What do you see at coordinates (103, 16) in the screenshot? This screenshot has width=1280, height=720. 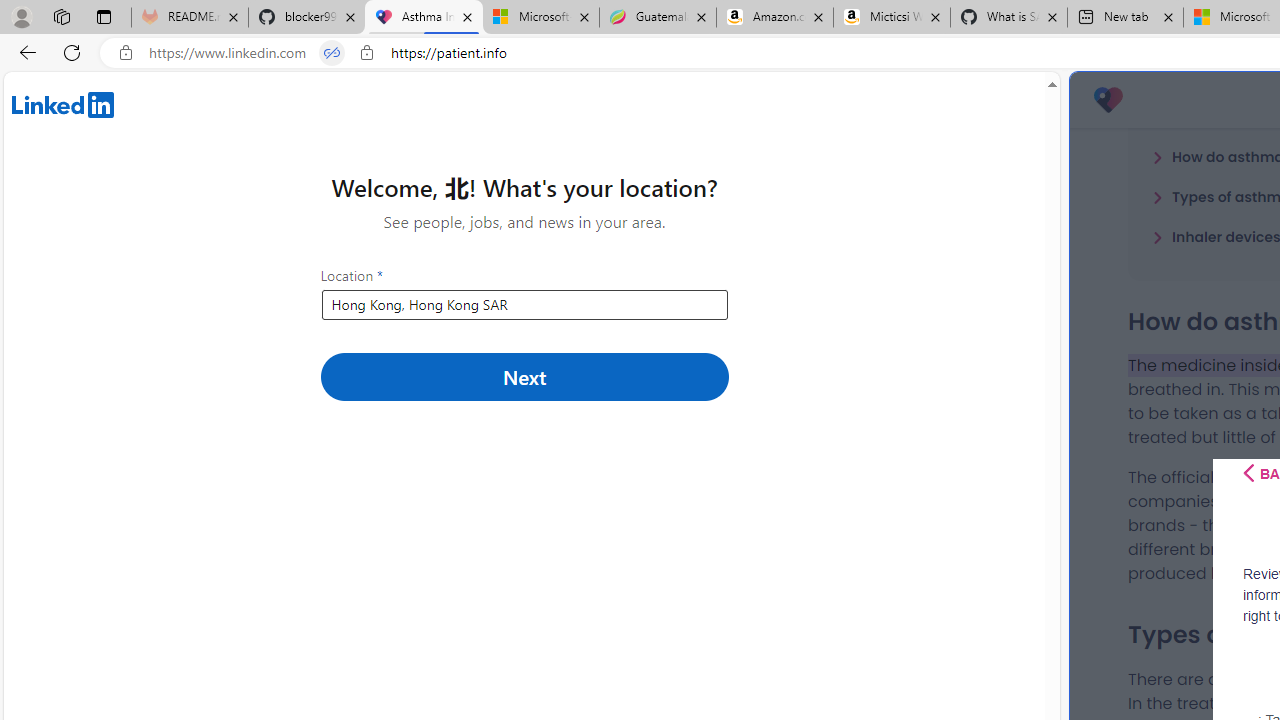 I see `'Tab actions menu'` at bounding box center [103, 16].